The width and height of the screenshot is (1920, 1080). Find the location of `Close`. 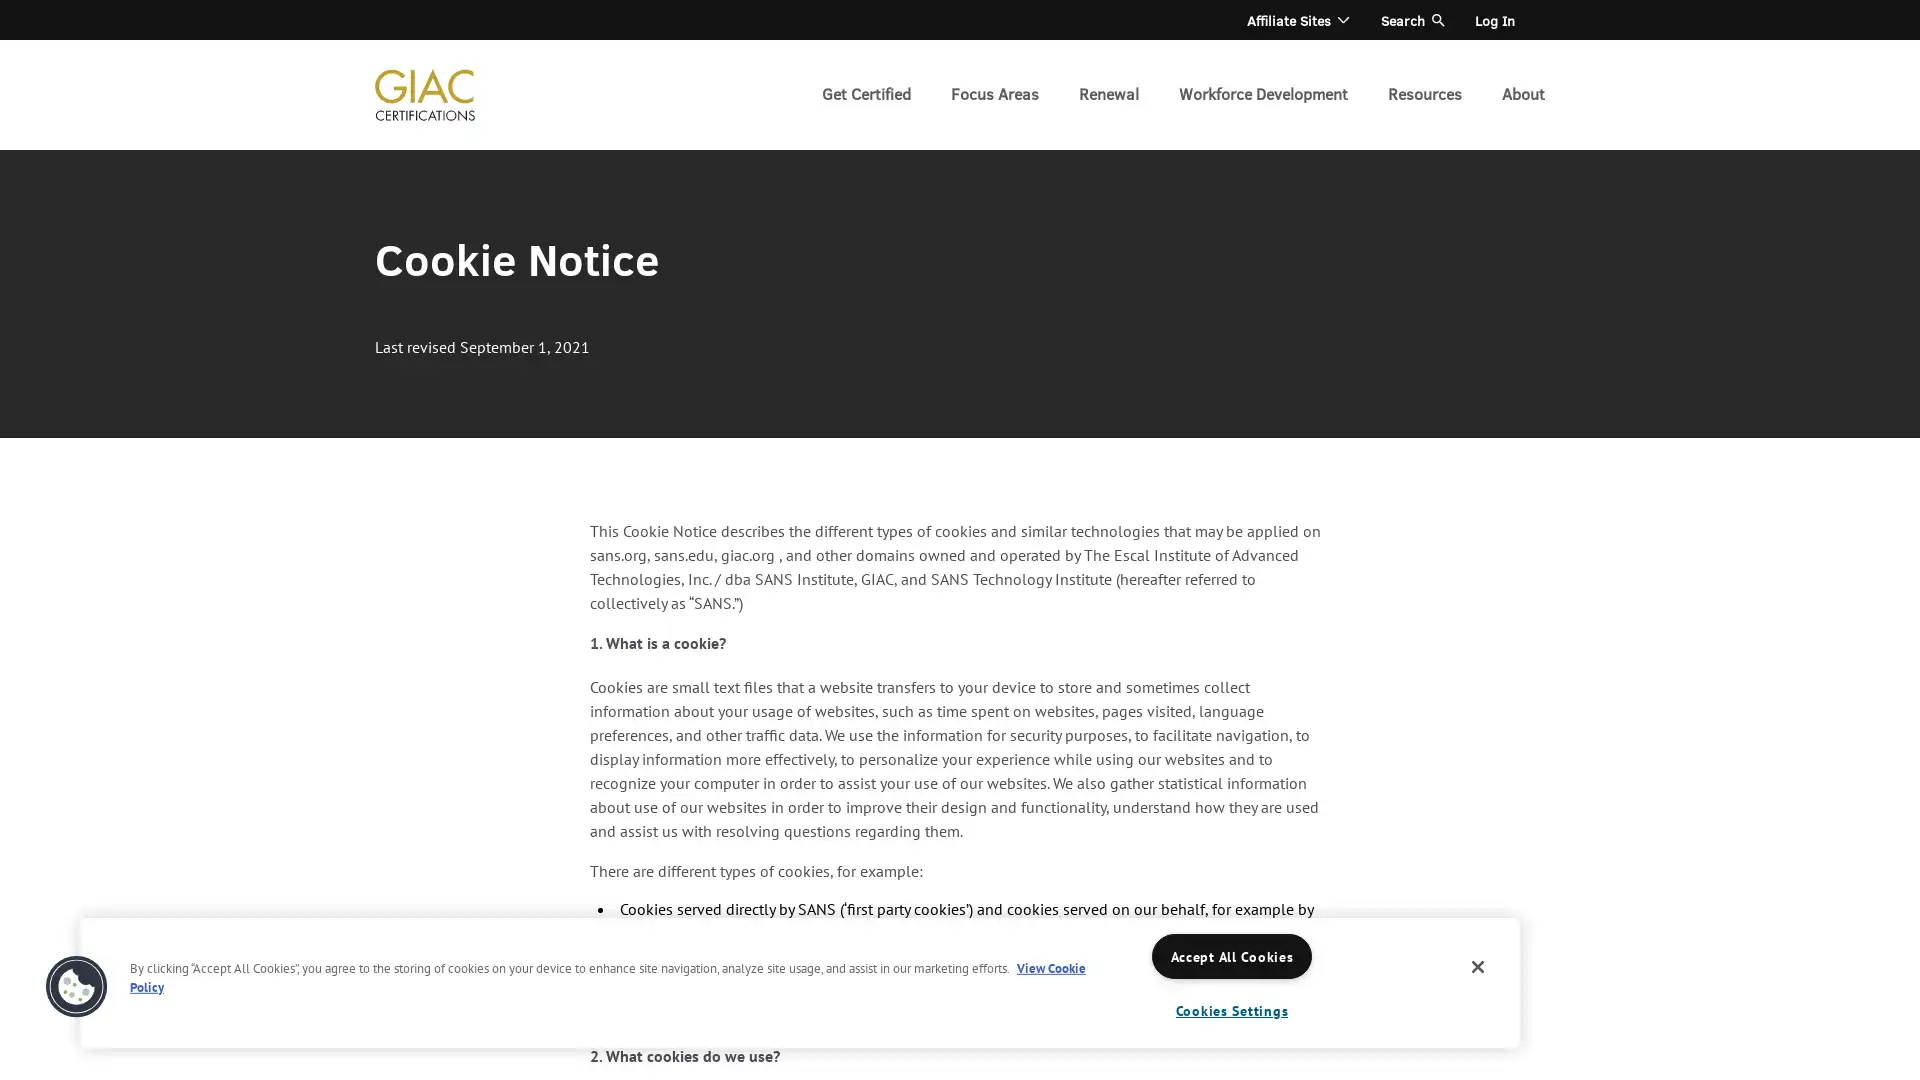

Close is located at coordinates (1478, 966).